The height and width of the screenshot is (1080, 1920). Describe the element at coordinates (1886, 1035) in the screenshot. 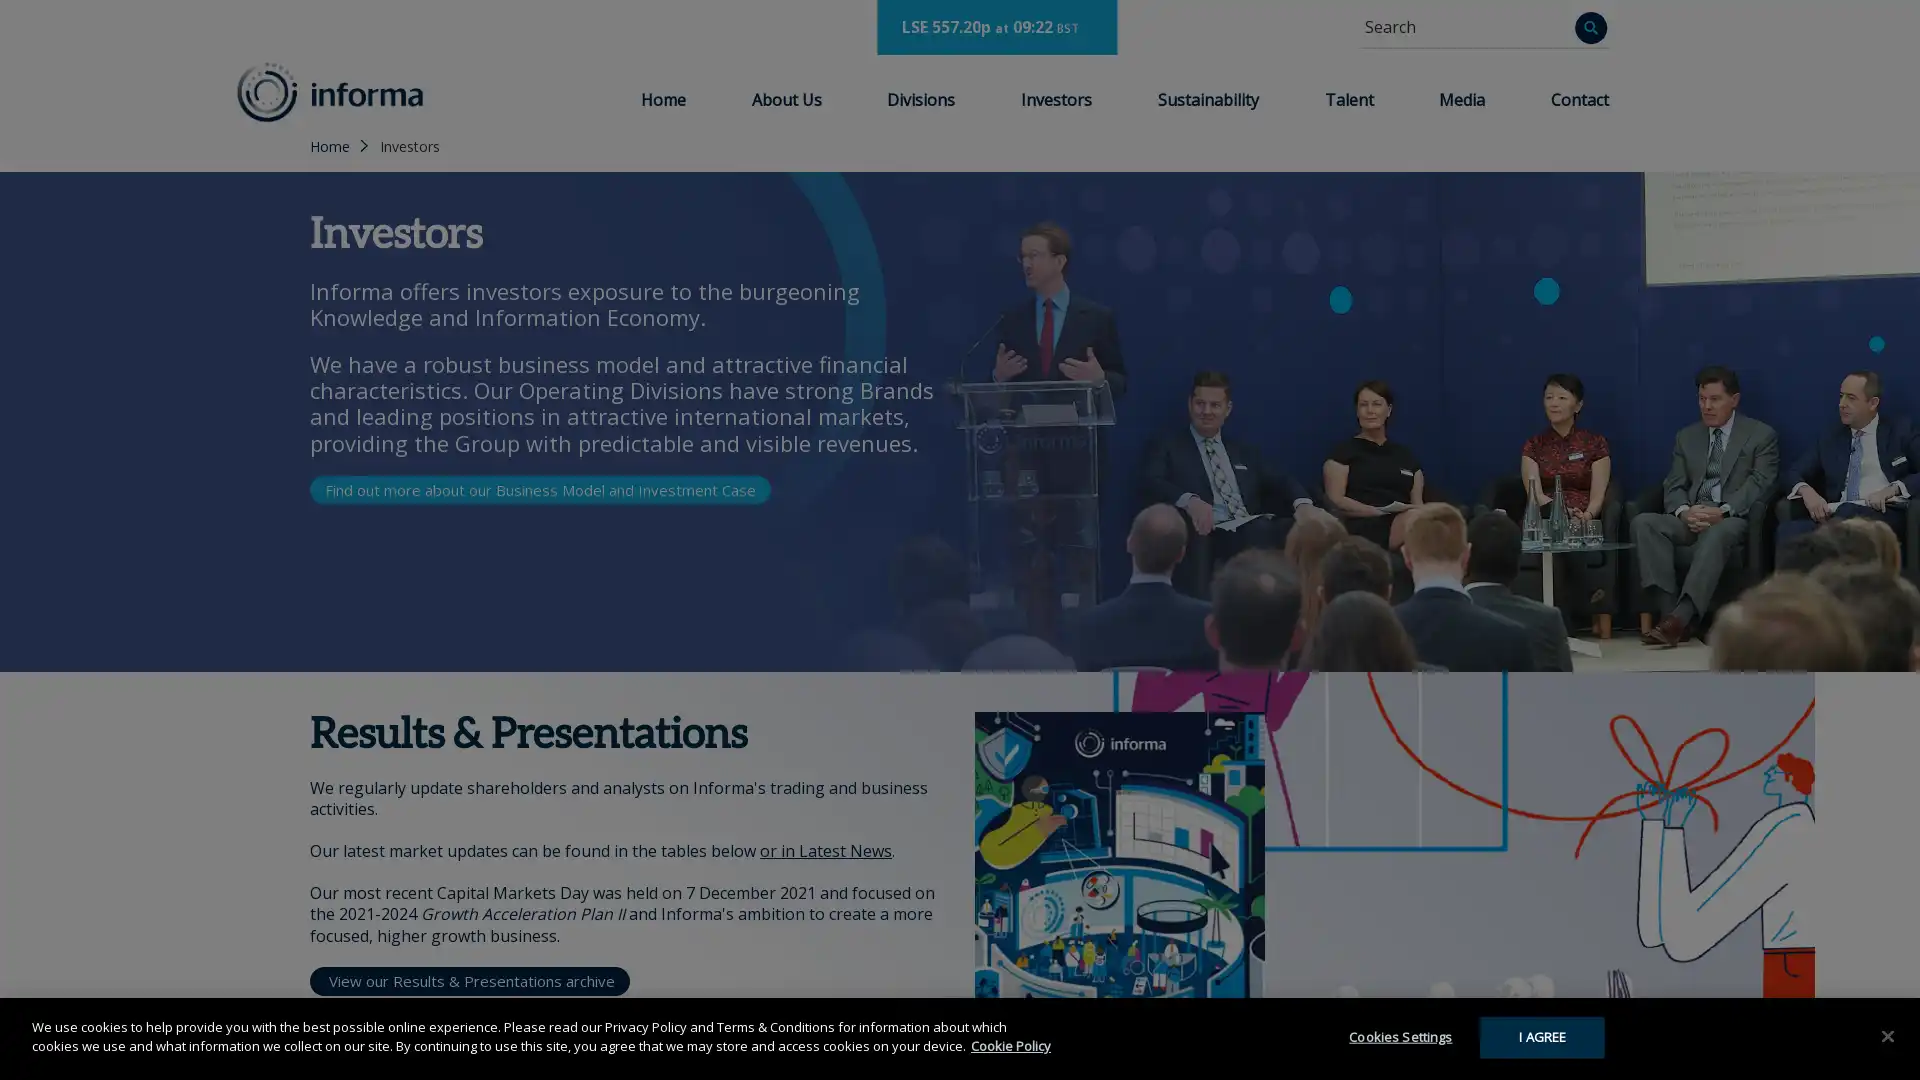

I see `Close` at that location.